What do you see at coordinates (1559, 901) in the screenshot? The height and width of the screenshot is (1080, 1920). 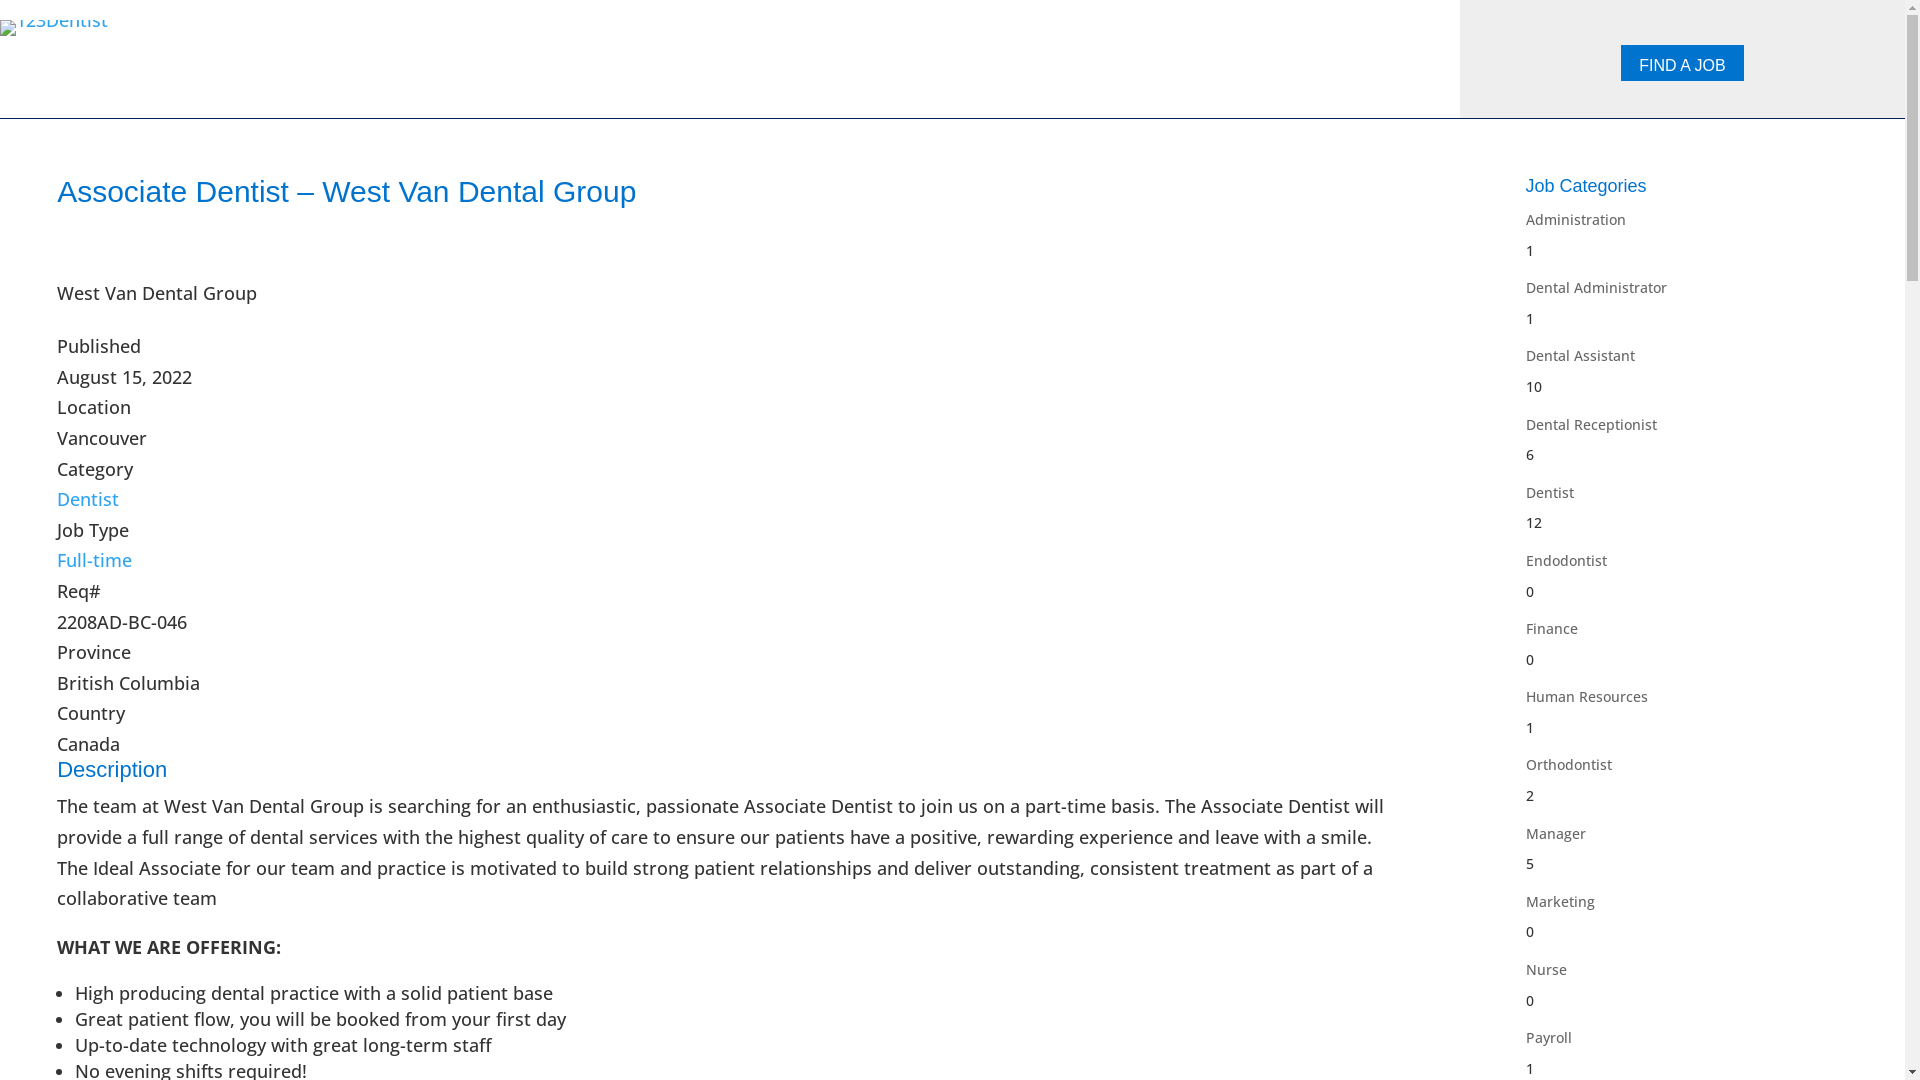 I see `'Marketing'` at bounding box center [1559, 901].